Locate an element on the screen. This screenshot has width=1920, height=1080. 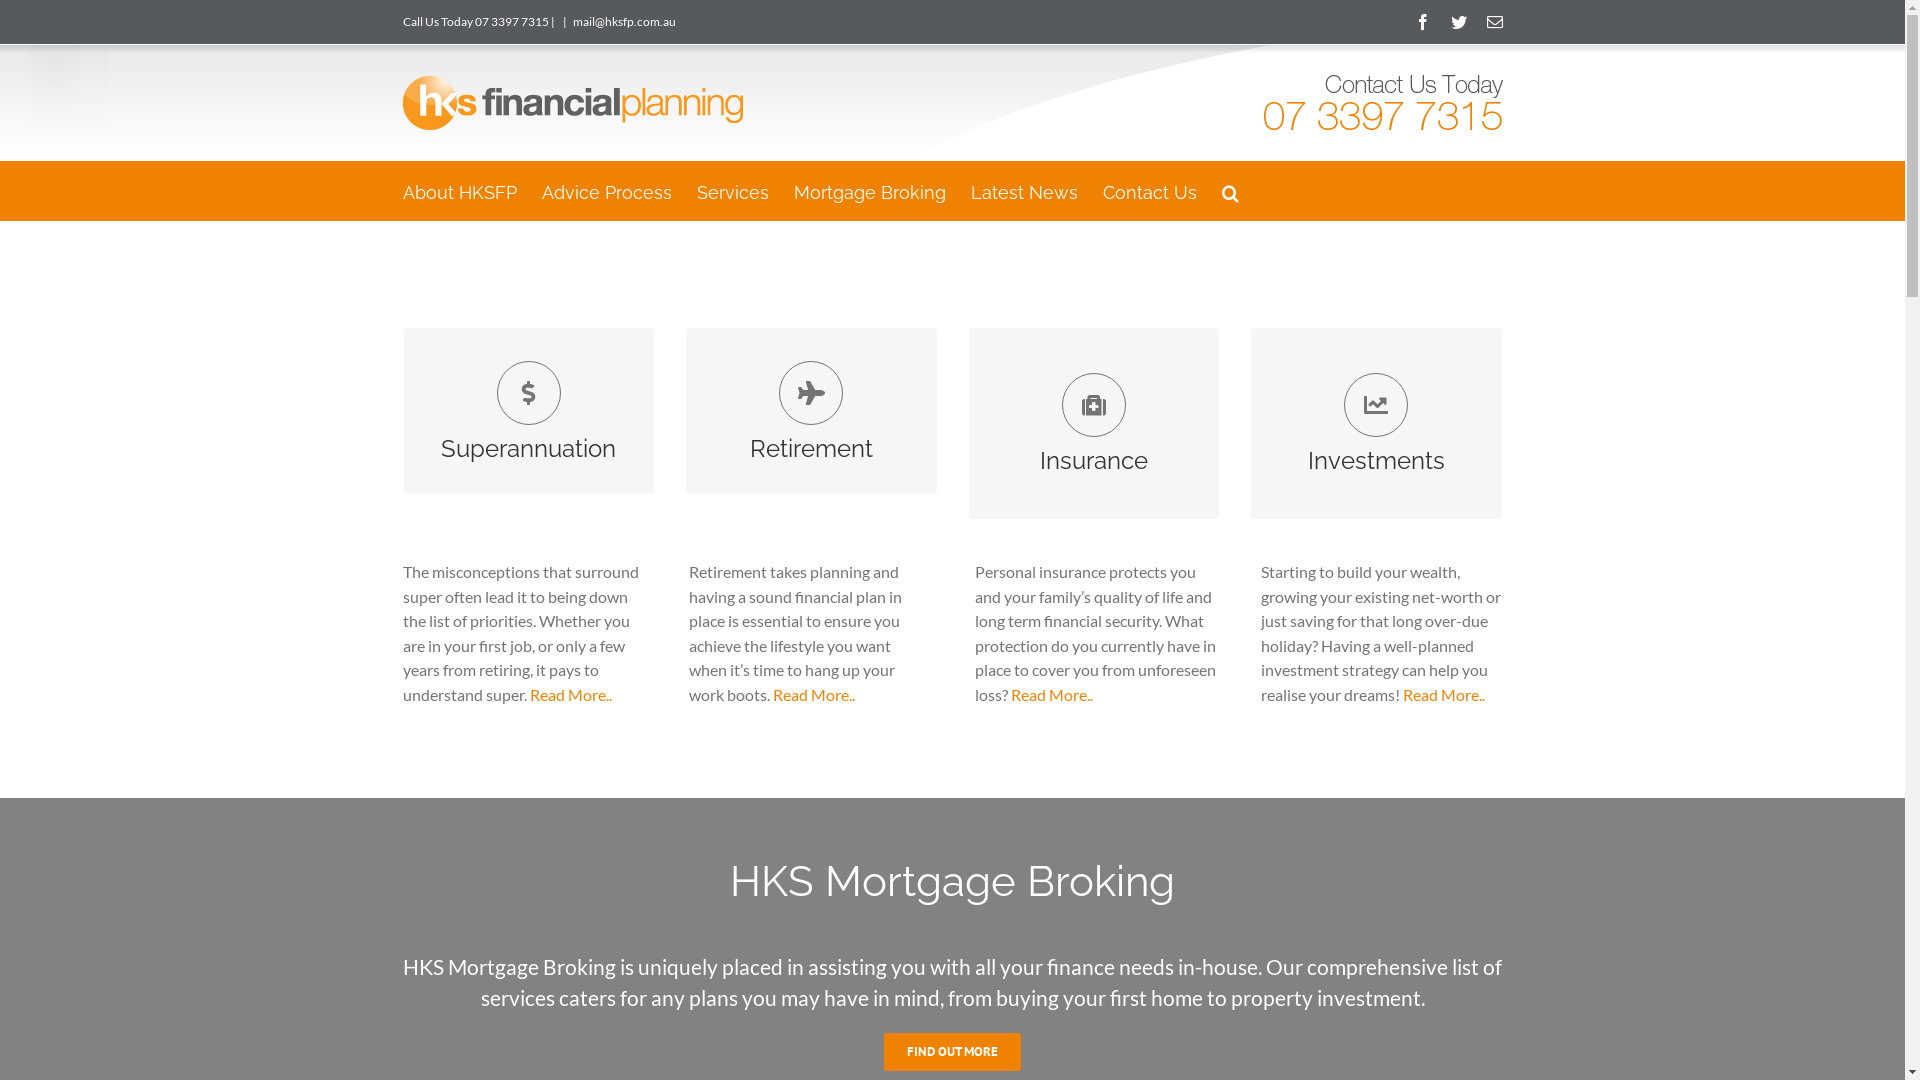
'Twitter' is located at coordinates (1449, 22).